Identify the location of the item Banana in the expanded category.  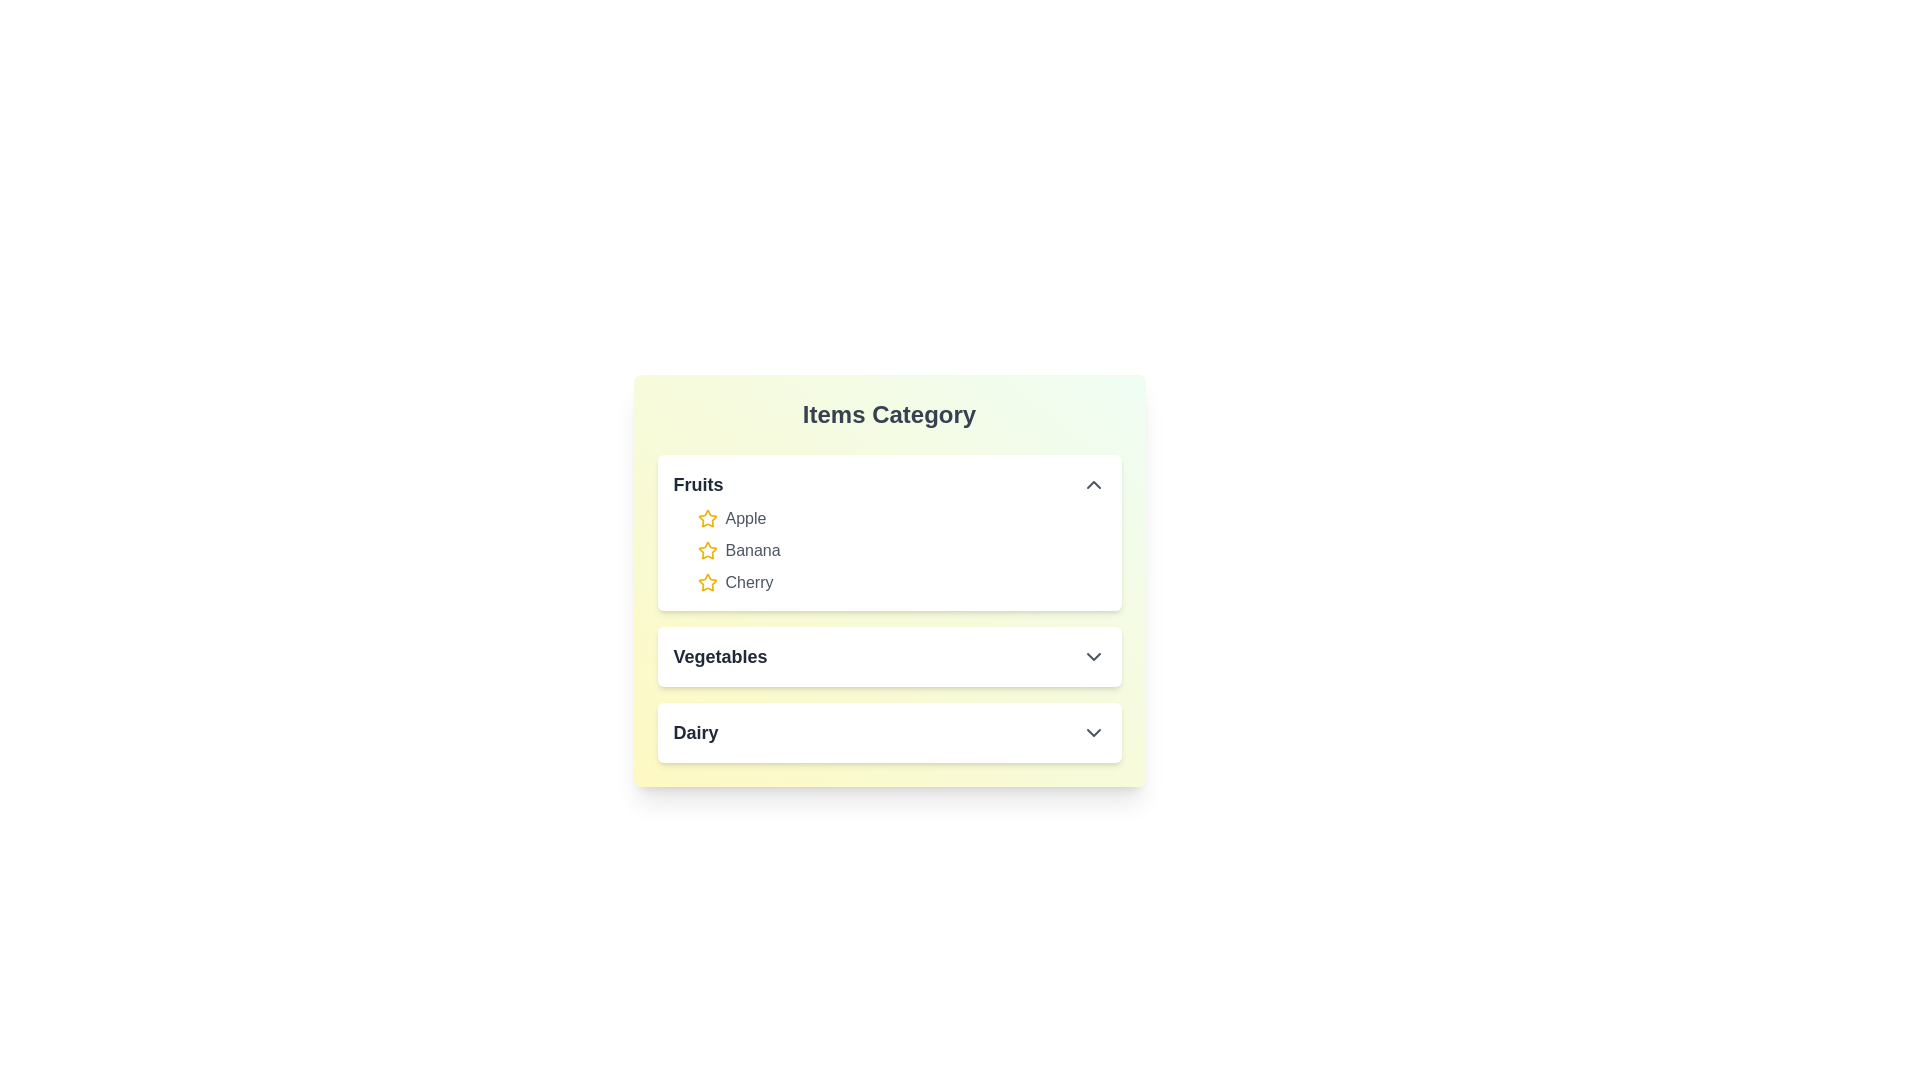
(752, 551).